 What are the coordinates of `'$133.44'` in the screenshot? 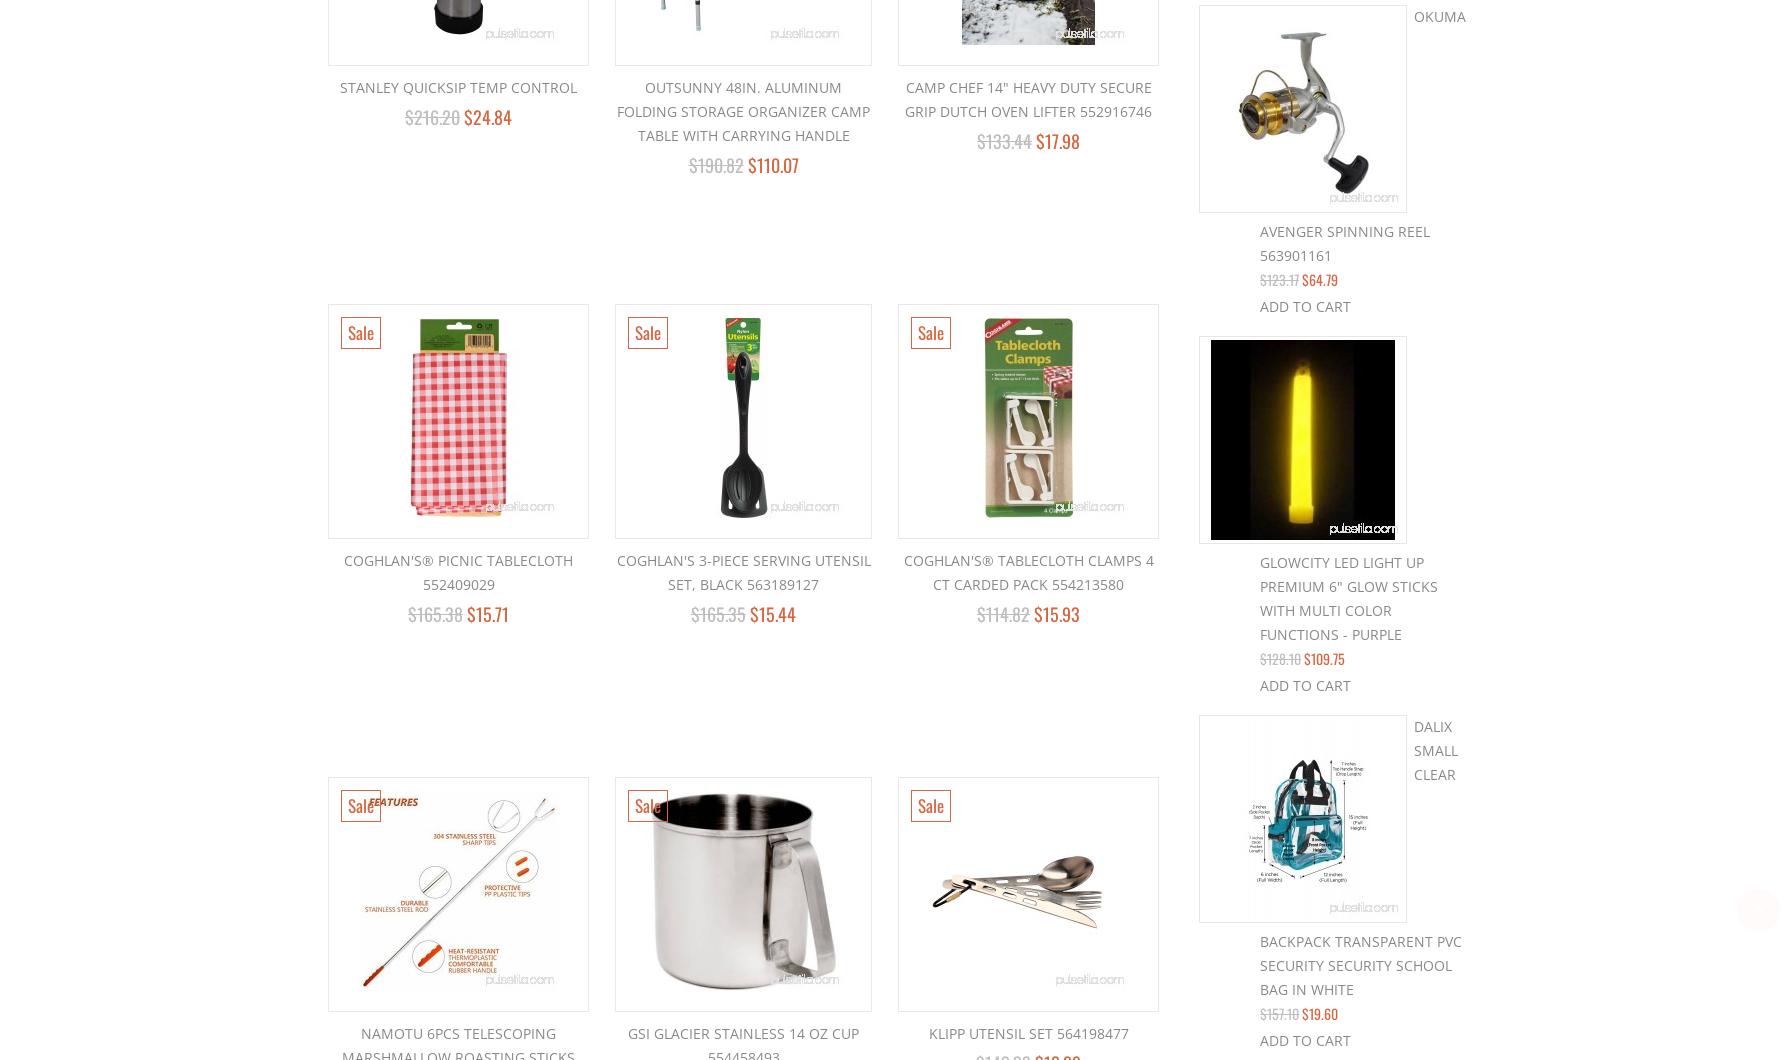 It's located at (1004, 139).